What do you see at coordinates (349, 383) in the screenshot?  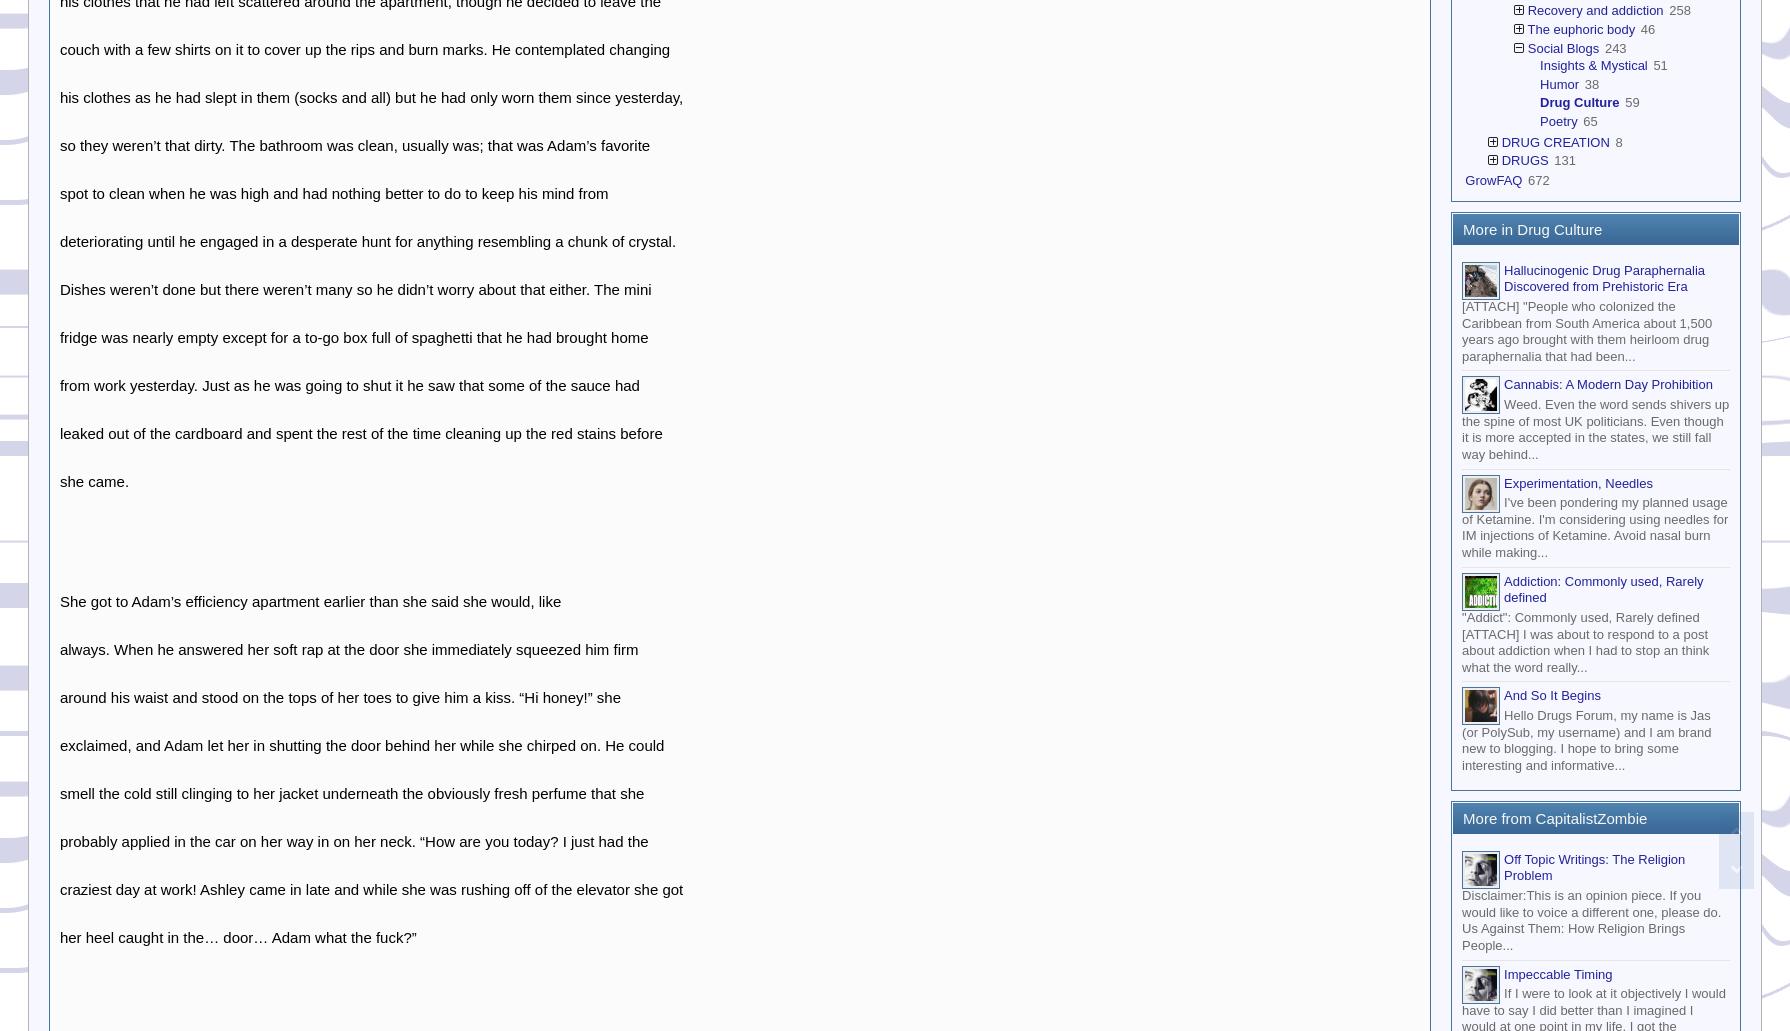 I see `'from work yesterday. Just as he was going to shut it he saw that some of the sauce had'` at bounding box center [349, 383].